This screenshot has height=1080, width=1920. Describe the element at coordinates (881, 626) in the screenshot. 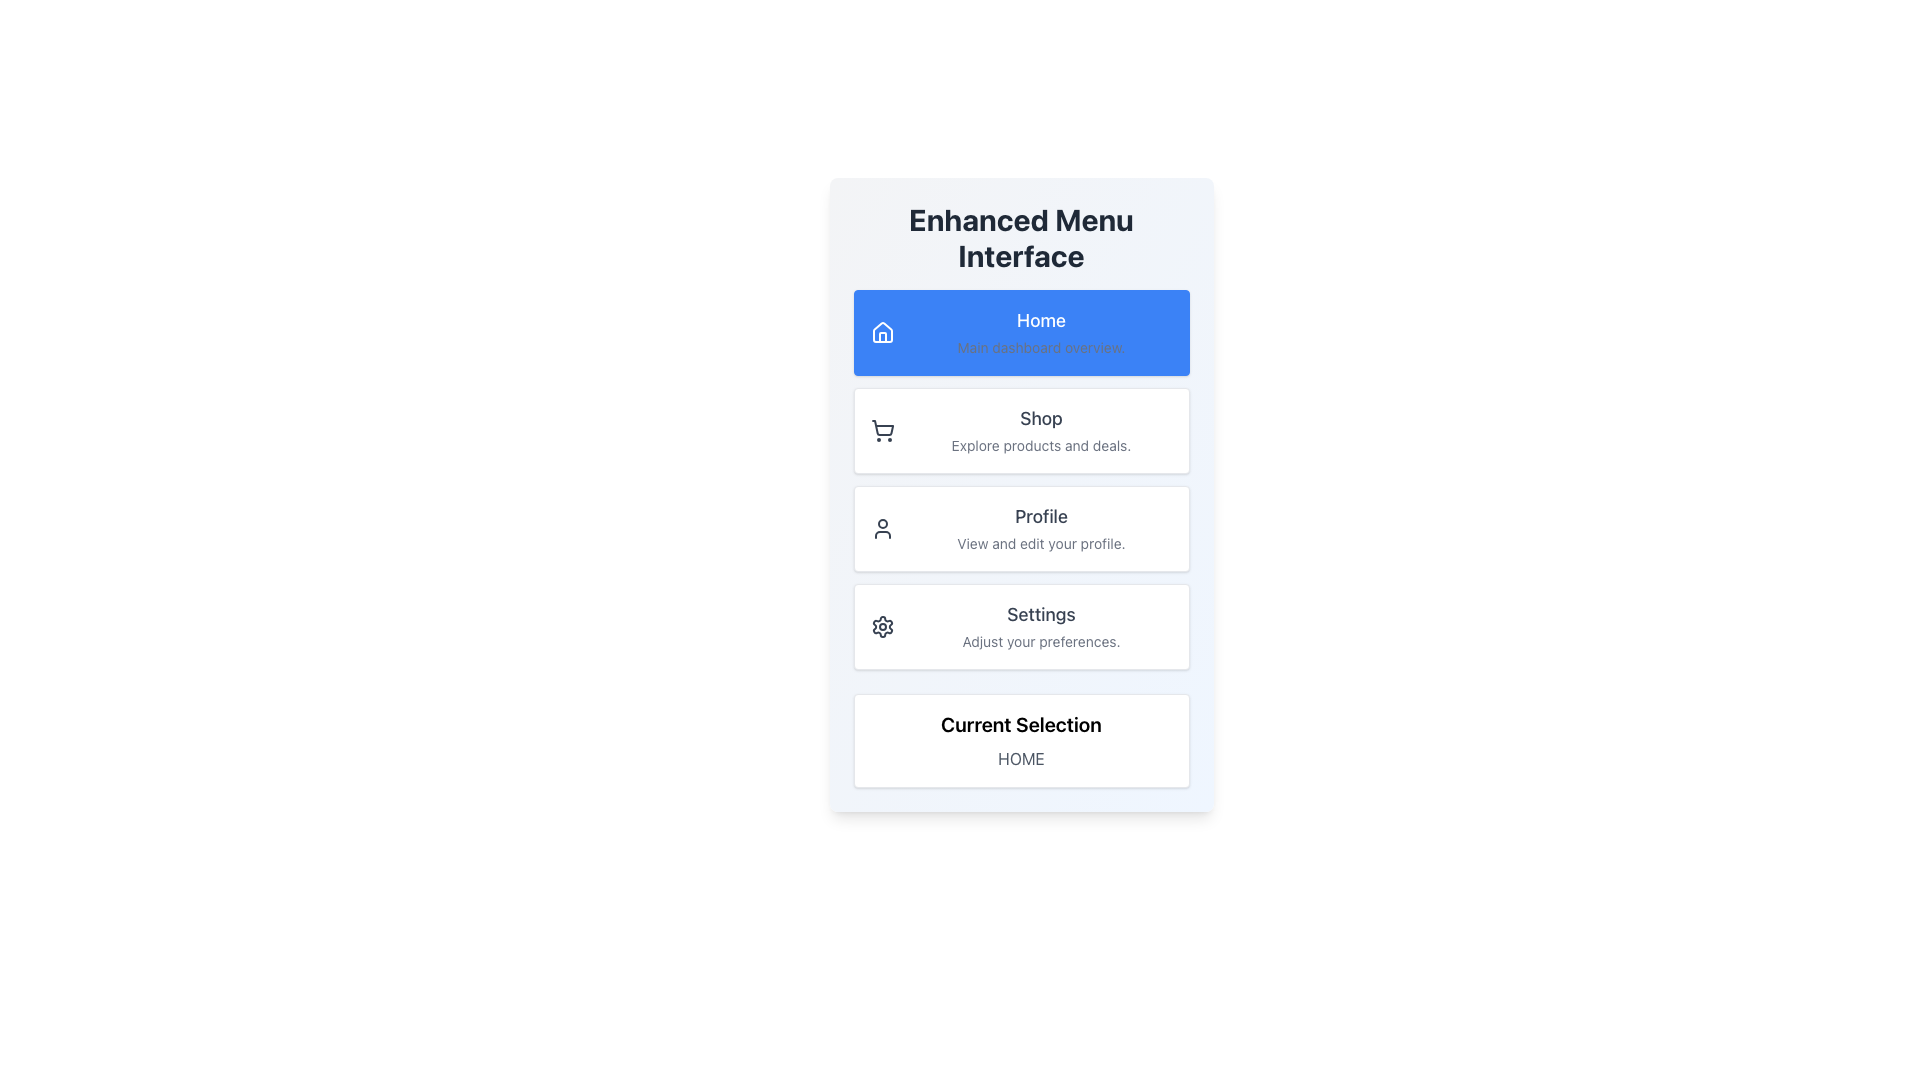

I see `the gear icon located at the leftmost section of the 'Settings' button` at that location.